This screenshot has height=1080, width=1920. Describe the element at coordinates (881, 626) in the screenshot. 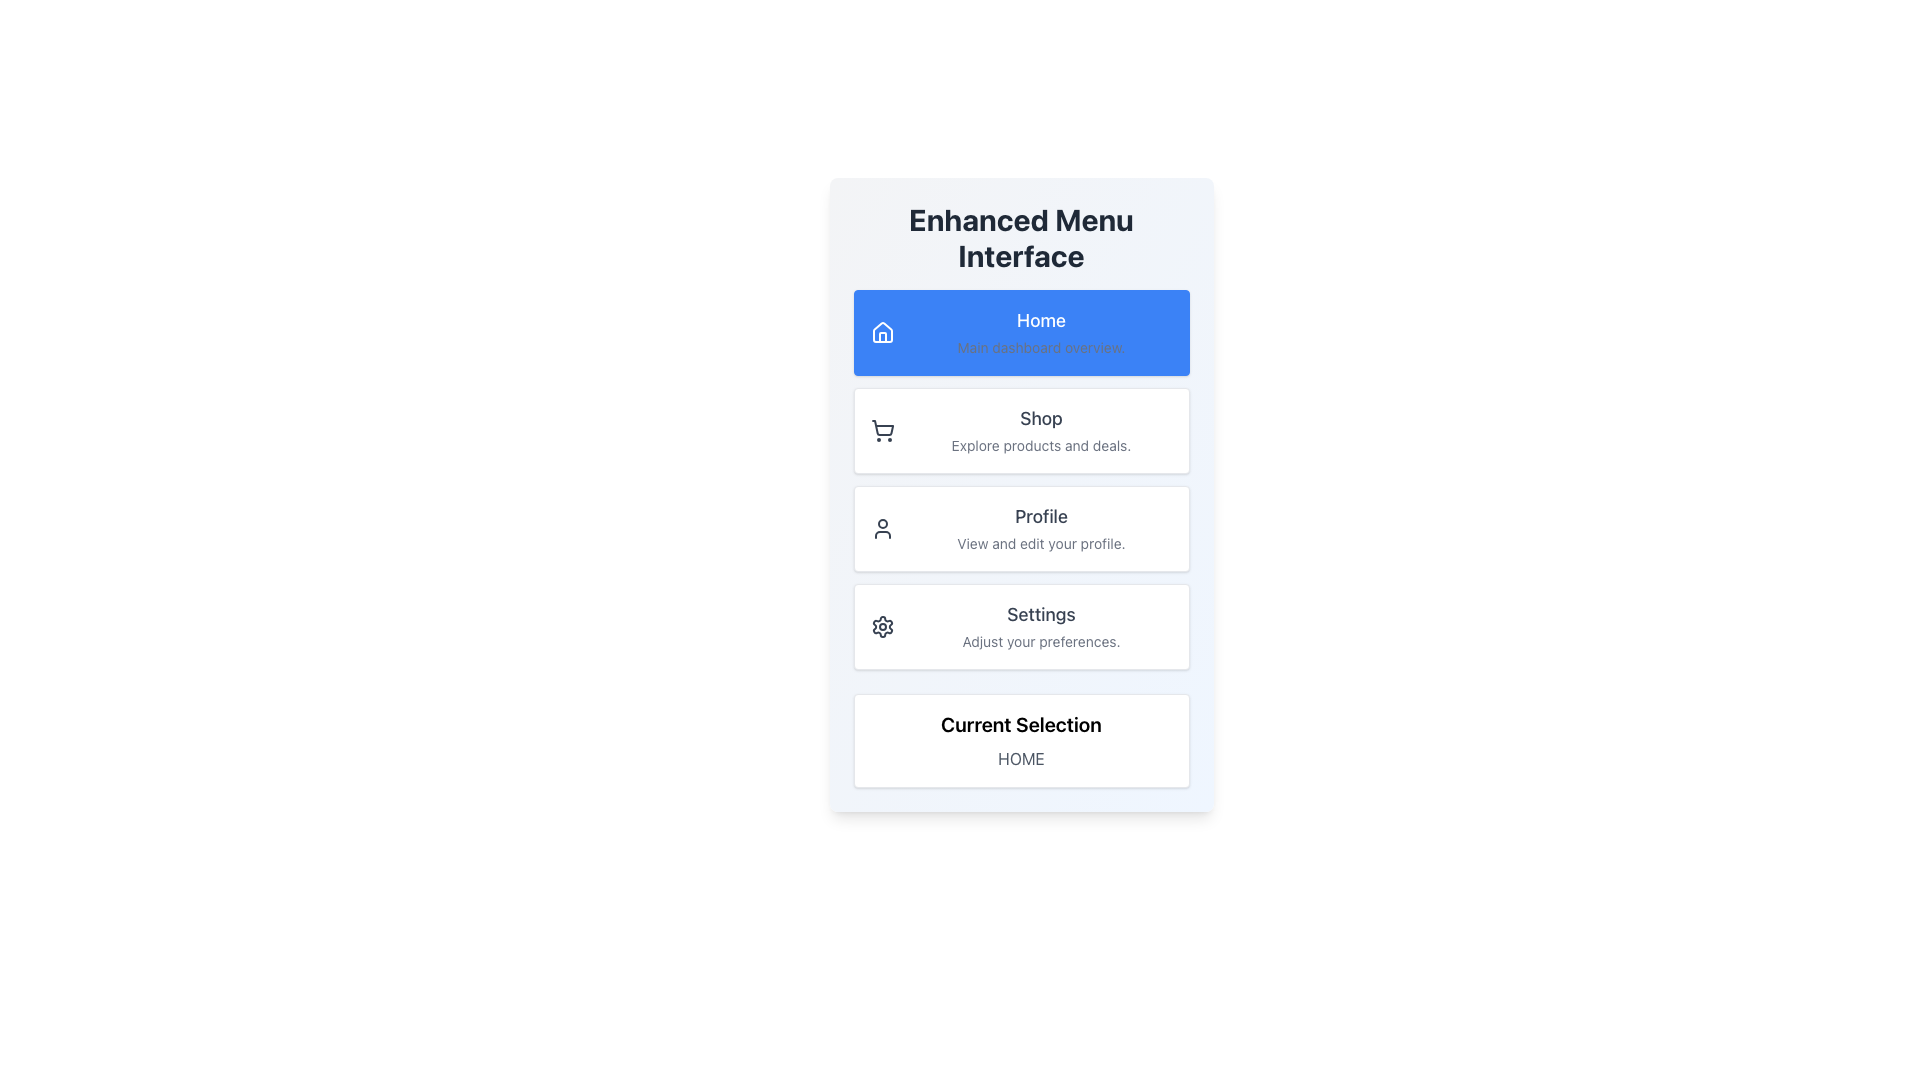

I see `the gear icon located at the leftmost section of the 'Settings' button` at that location.